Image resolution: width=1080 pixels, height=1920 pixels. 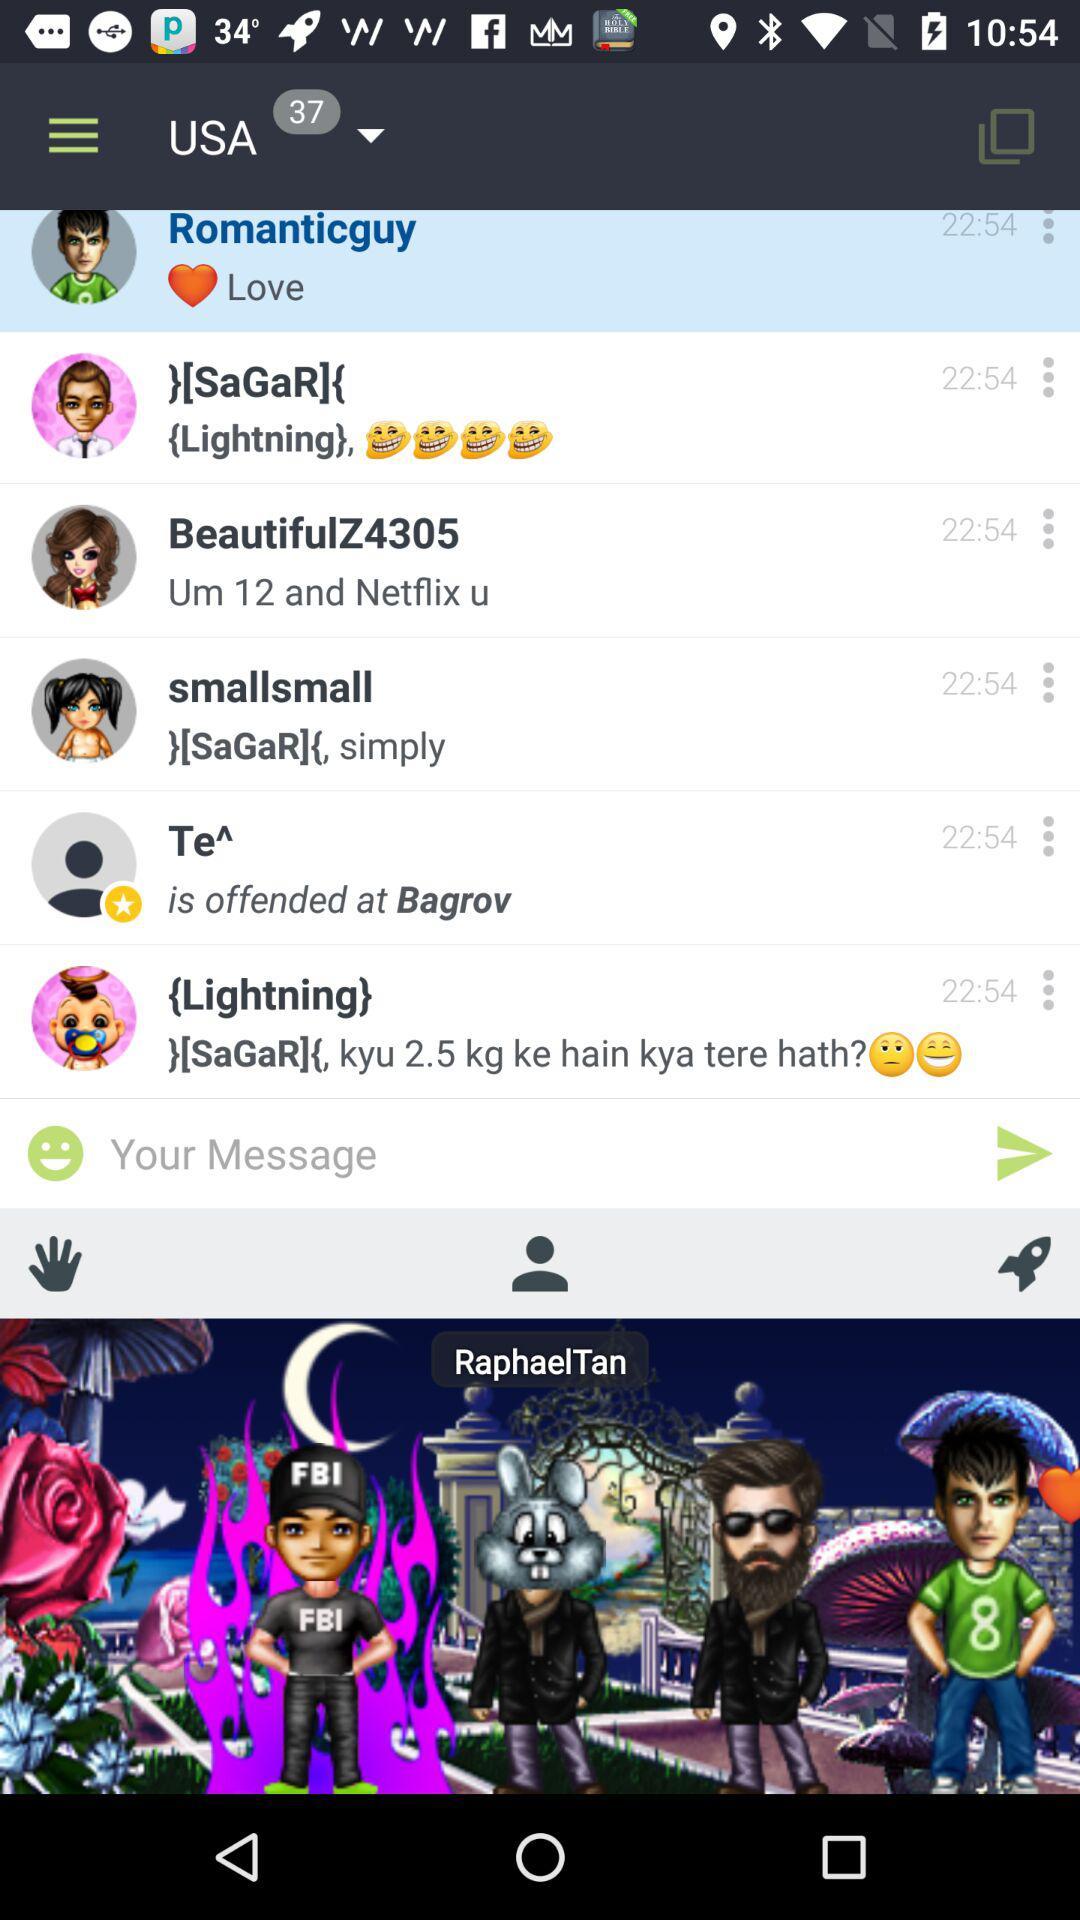 What do you see at coordinates (1047, 377) in the screenshot?
I see `shows expand icon` at bounding box center [1047, 377].